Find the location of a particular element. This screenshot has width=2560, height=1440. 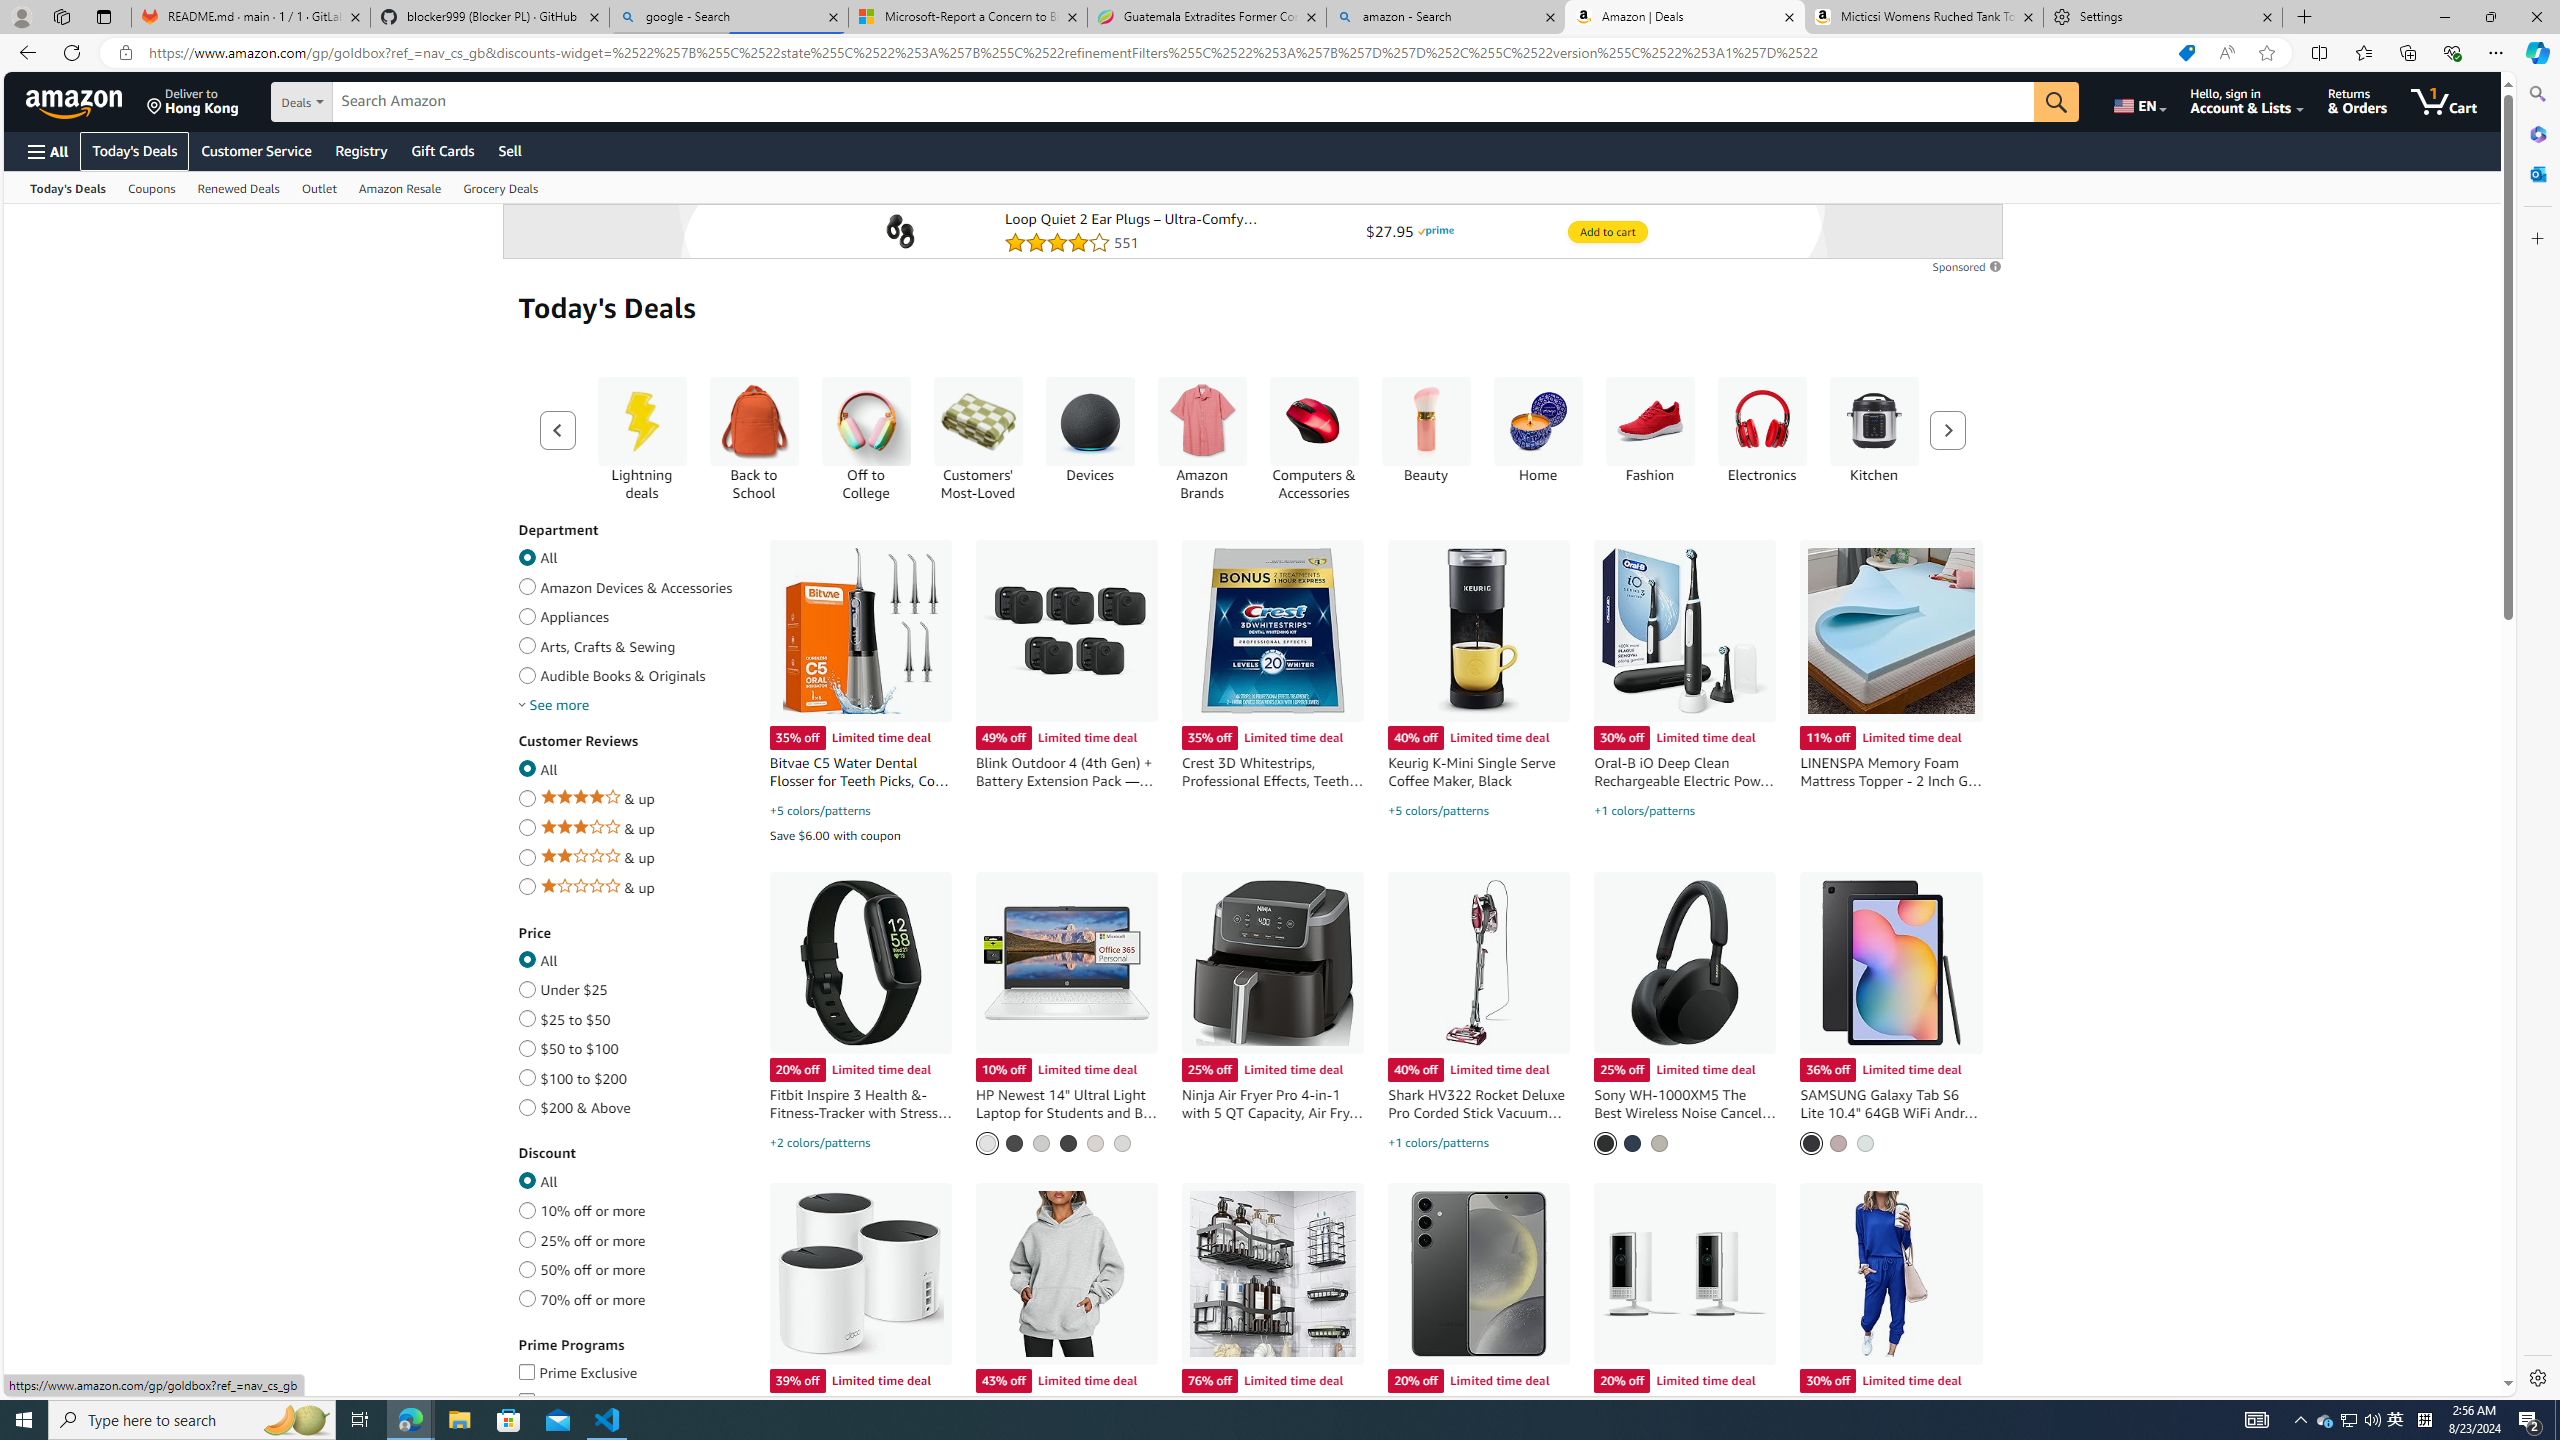

'Customers' is located at coordinates (977, 421).